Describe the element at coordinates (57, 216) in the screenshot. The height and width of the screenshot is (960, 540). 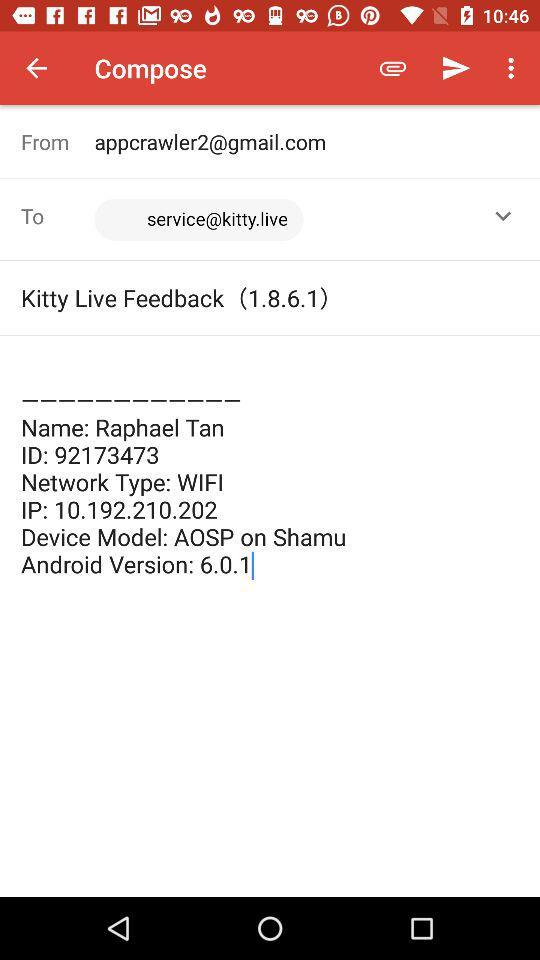
I see `the to item` at that location.